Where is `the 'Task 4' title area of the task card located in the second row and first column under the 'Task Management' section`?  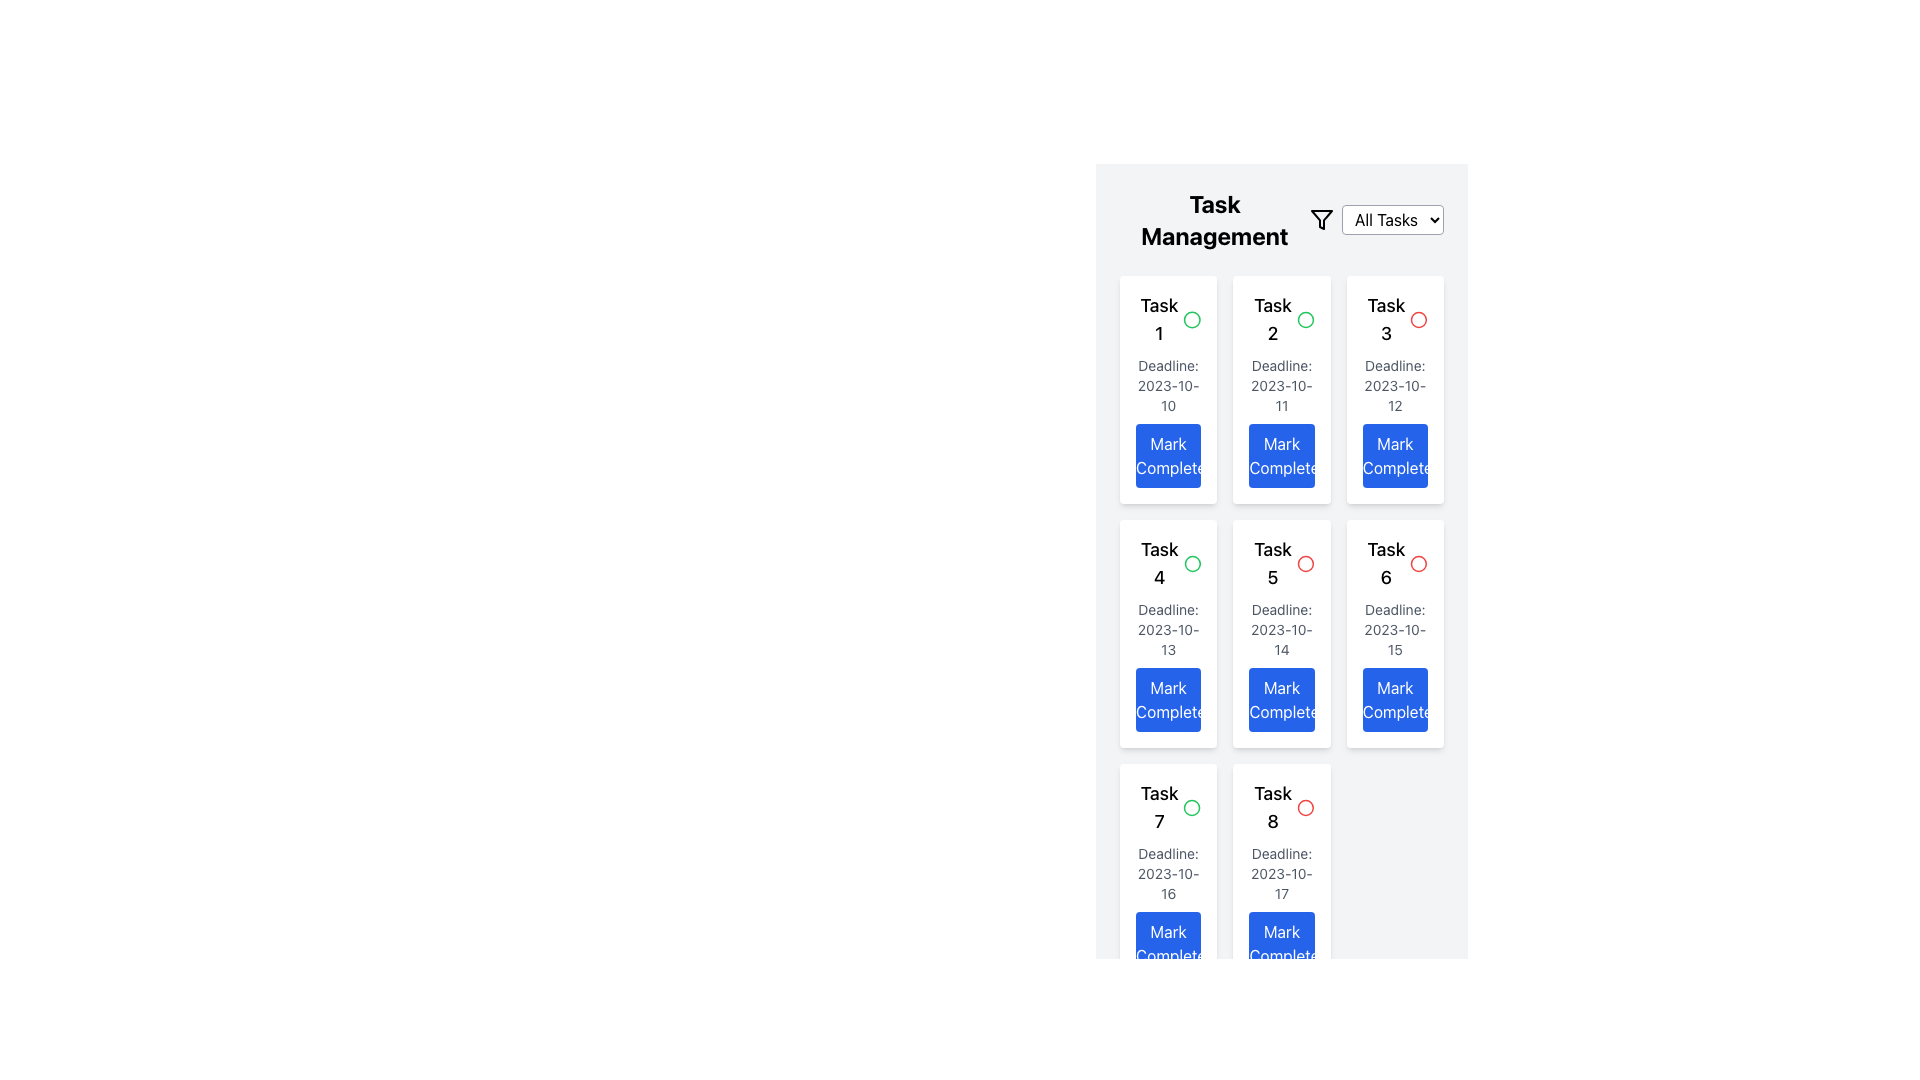
the 'Task 4' title area of the task card located in the second row and first column under the 'Task Management' section is located at coordinates (1168, 563).